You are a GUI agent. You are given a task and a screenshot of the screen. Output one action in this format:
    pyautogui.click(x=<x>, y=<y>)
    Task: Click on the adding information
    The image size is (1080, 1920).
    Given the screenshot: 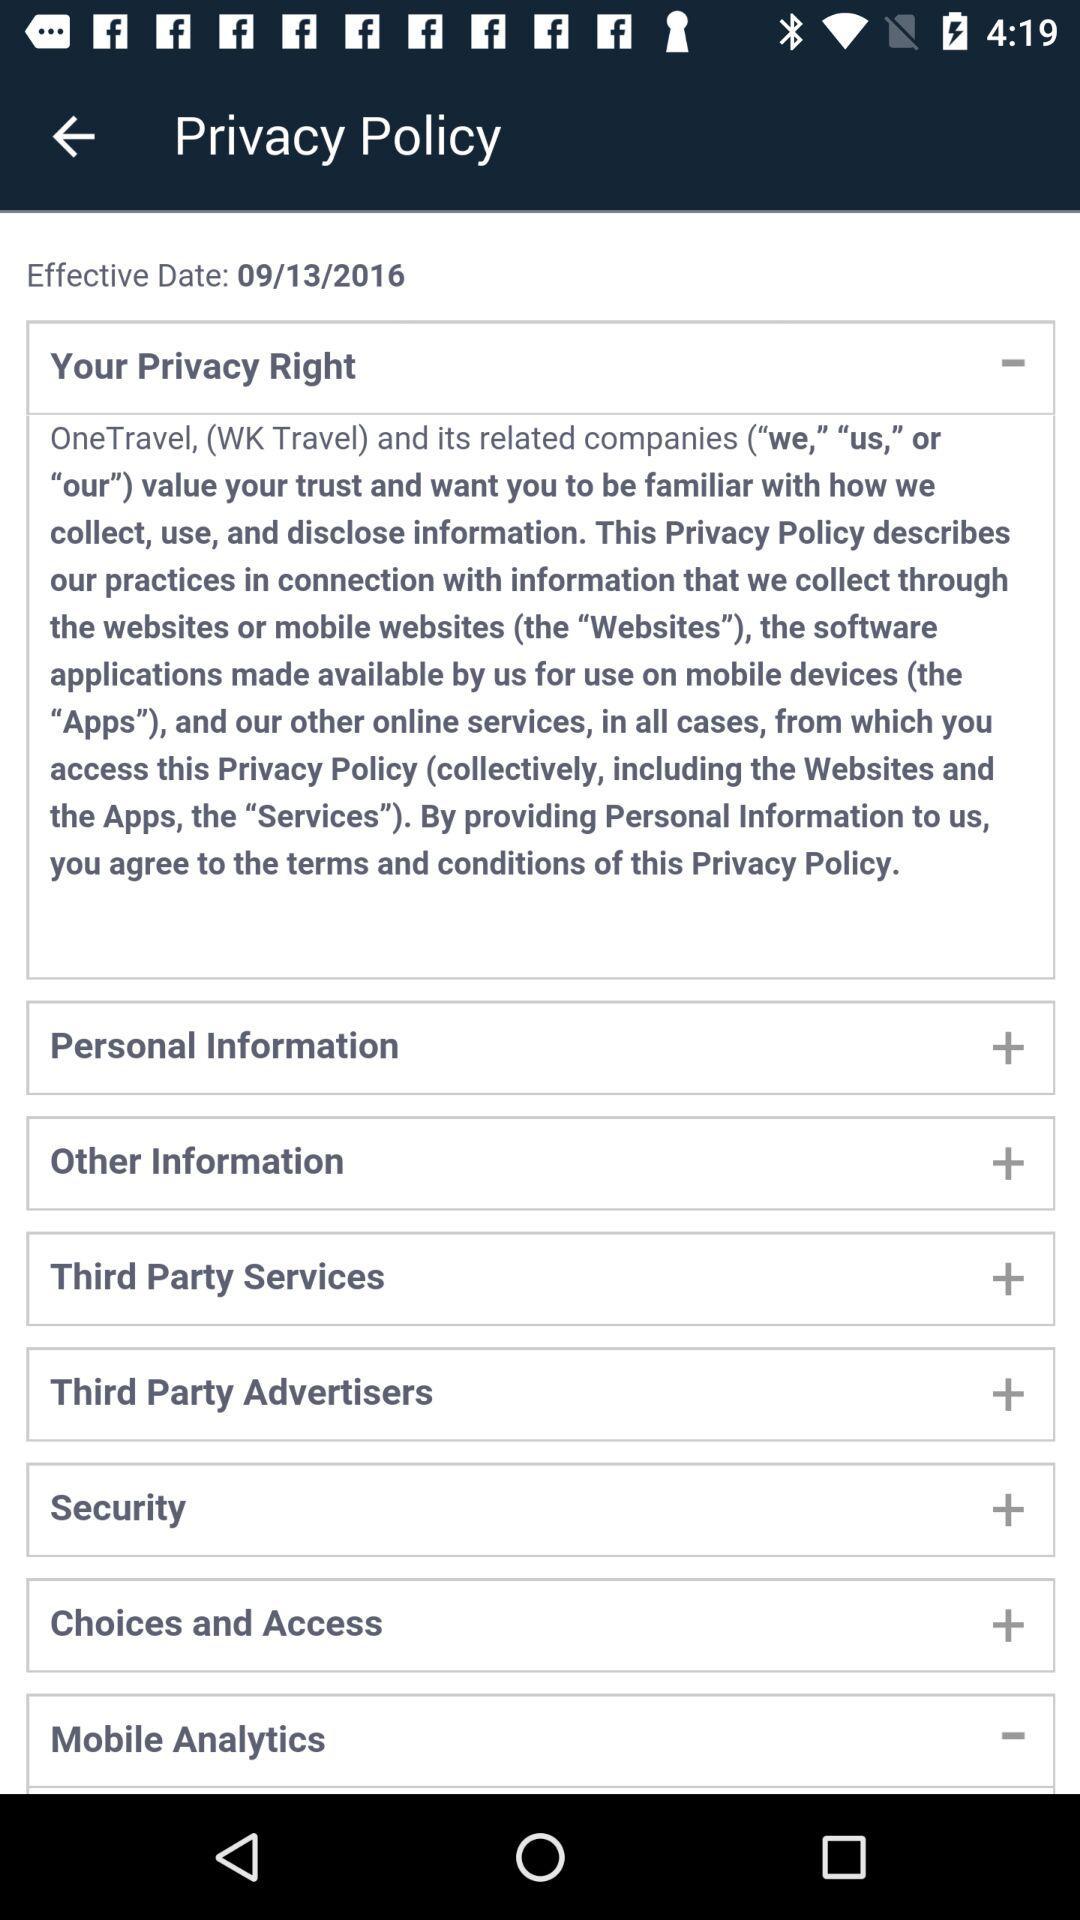 What is the action you would take?
    pyautogui.click(x=540, y=1003)
    